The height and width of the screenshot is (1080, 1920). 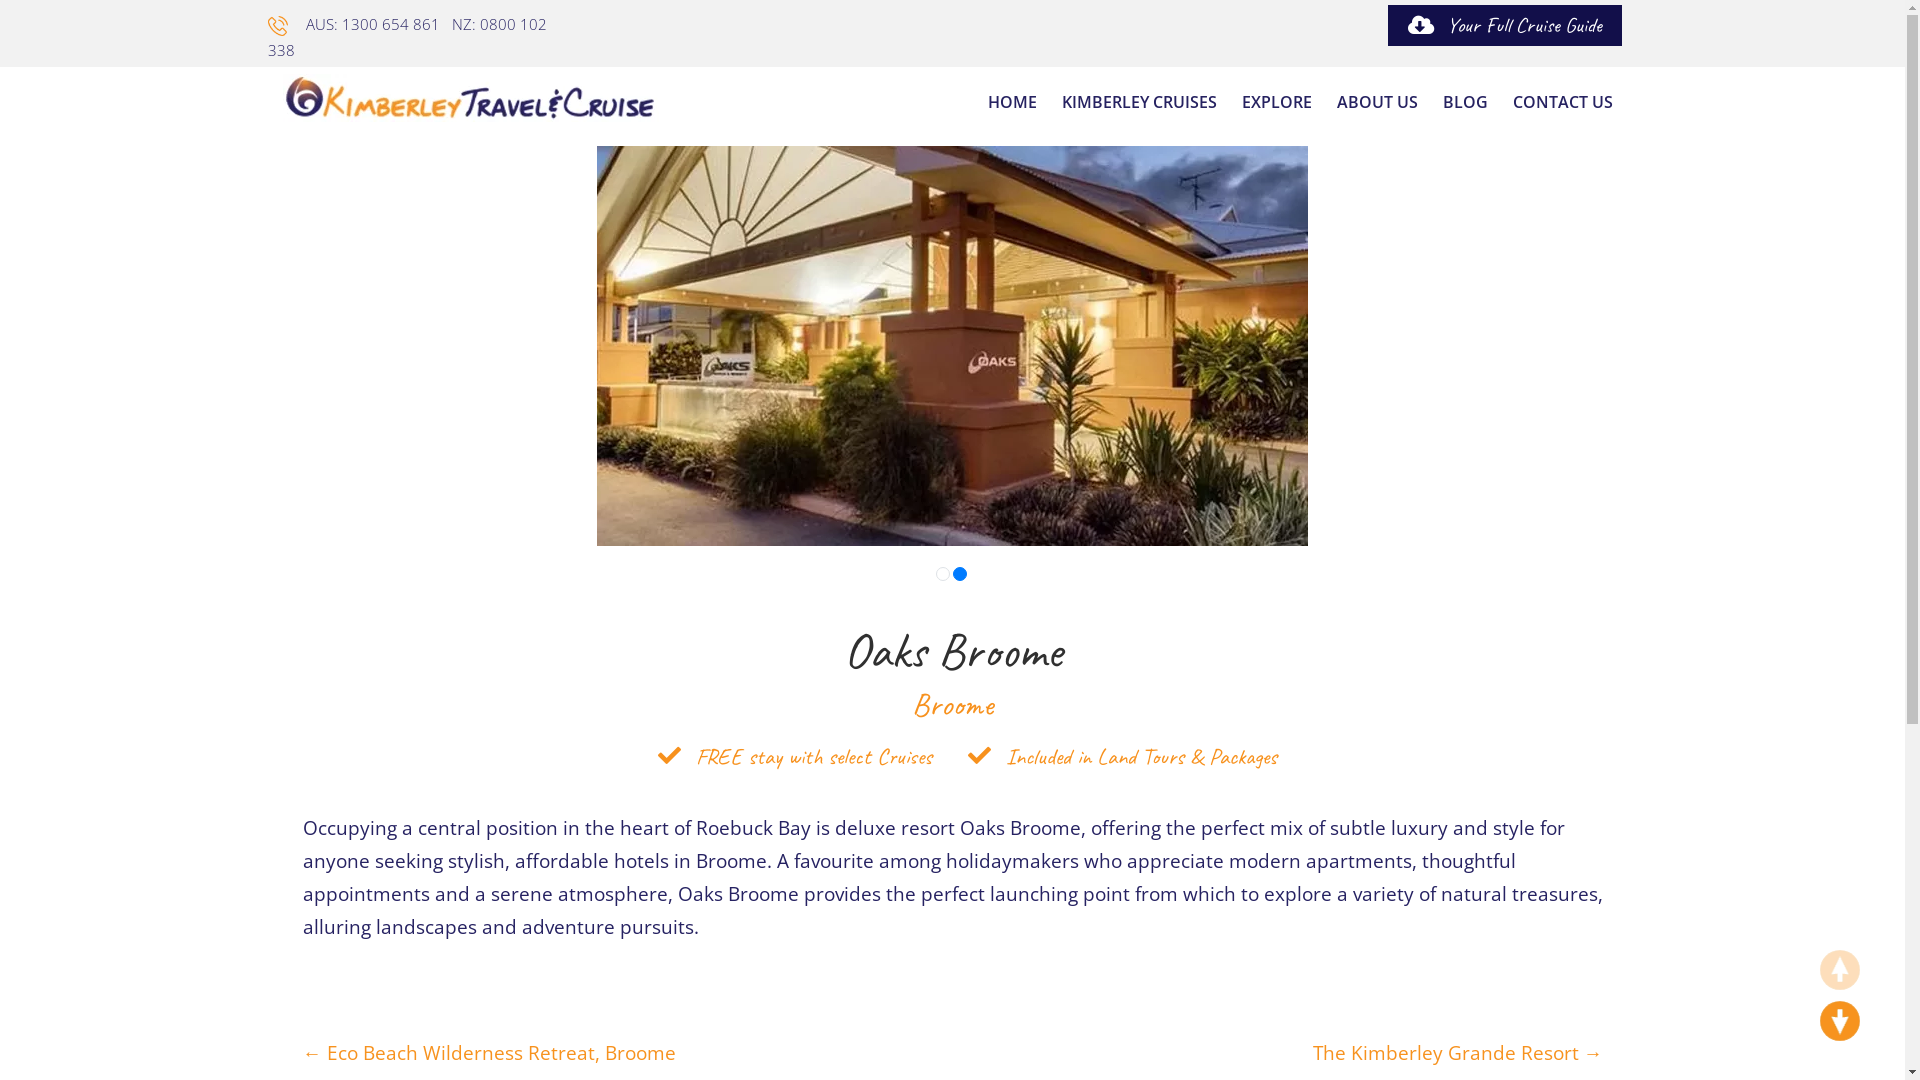 What do you see at coordinates (941, 574) in the screenshot?
I see `'1'` at bounding box center [941, 574].